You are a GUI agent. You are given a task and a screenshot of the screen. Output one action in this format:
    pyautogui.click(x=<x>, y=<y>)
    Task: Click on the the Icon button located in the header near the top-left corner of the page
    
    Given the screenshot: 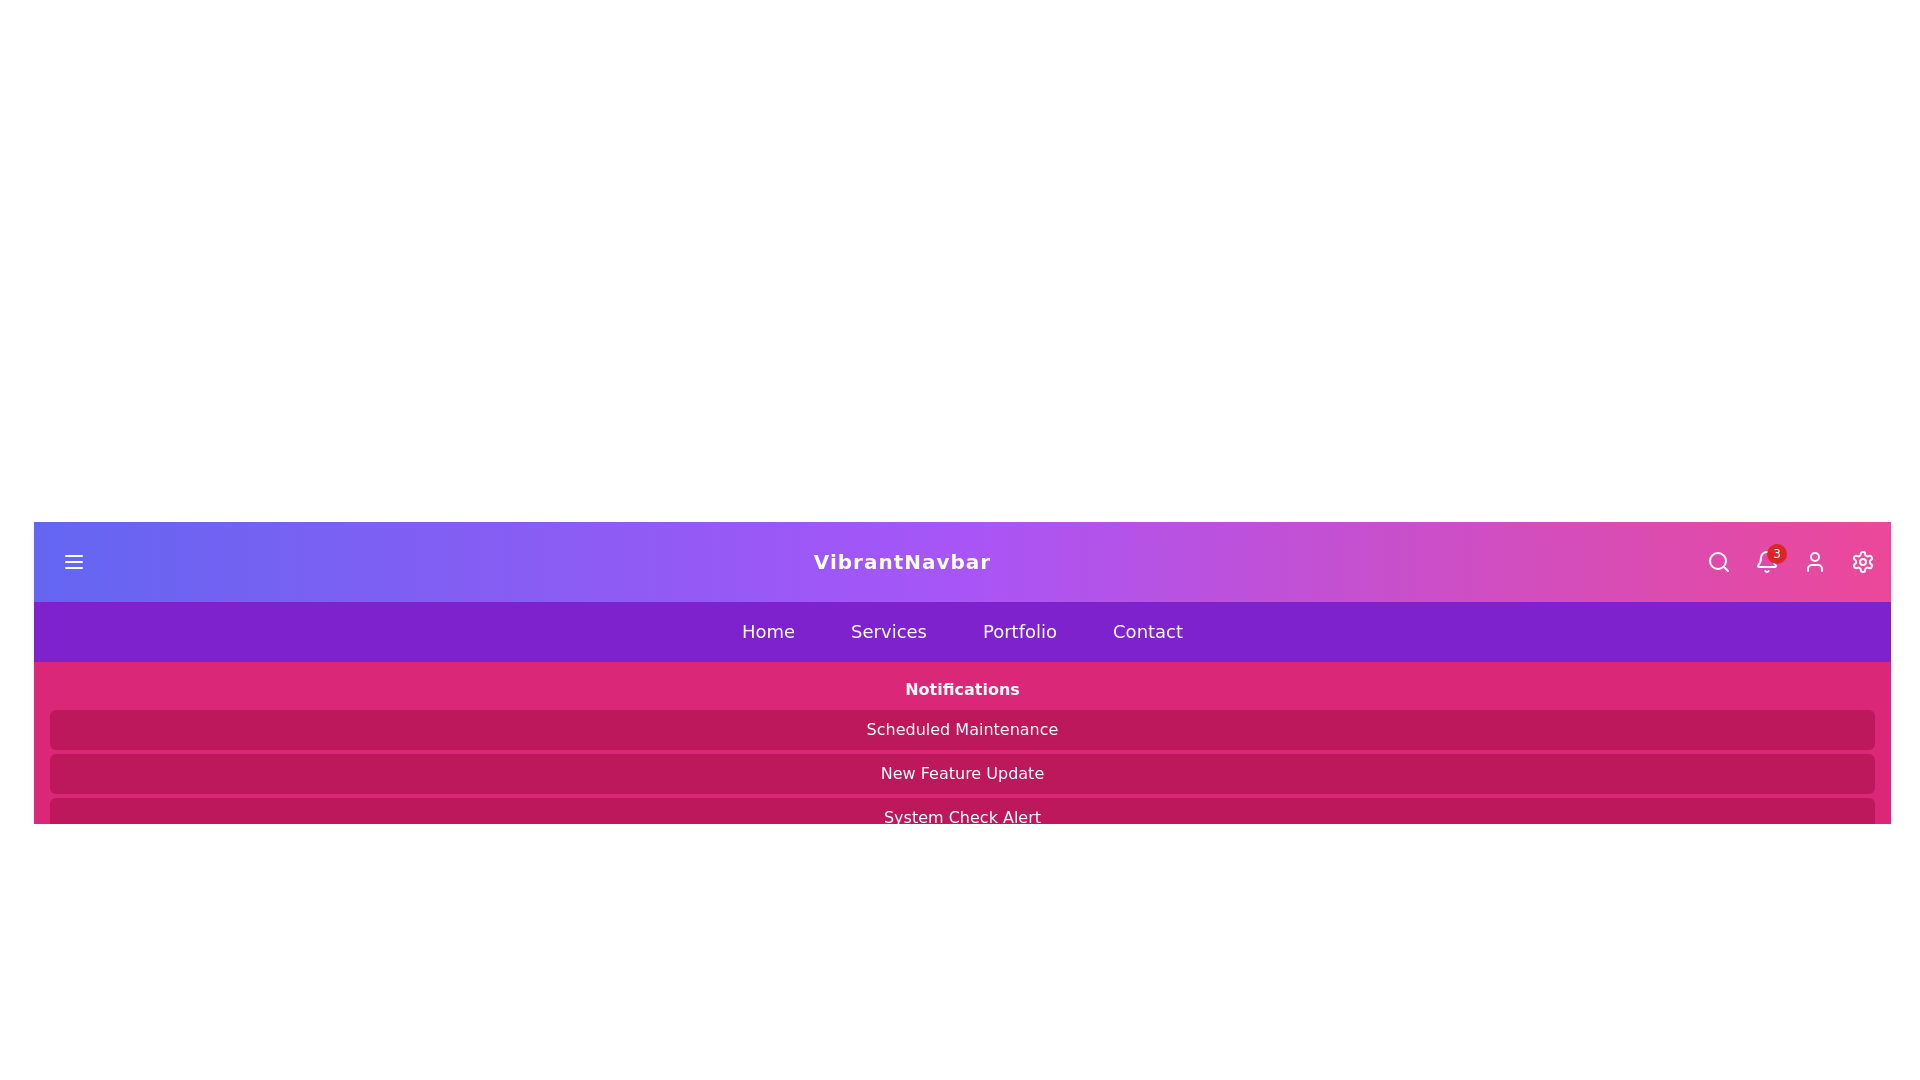 What is the action you would take?
    pyautogui.click(x=73, y=562)
    